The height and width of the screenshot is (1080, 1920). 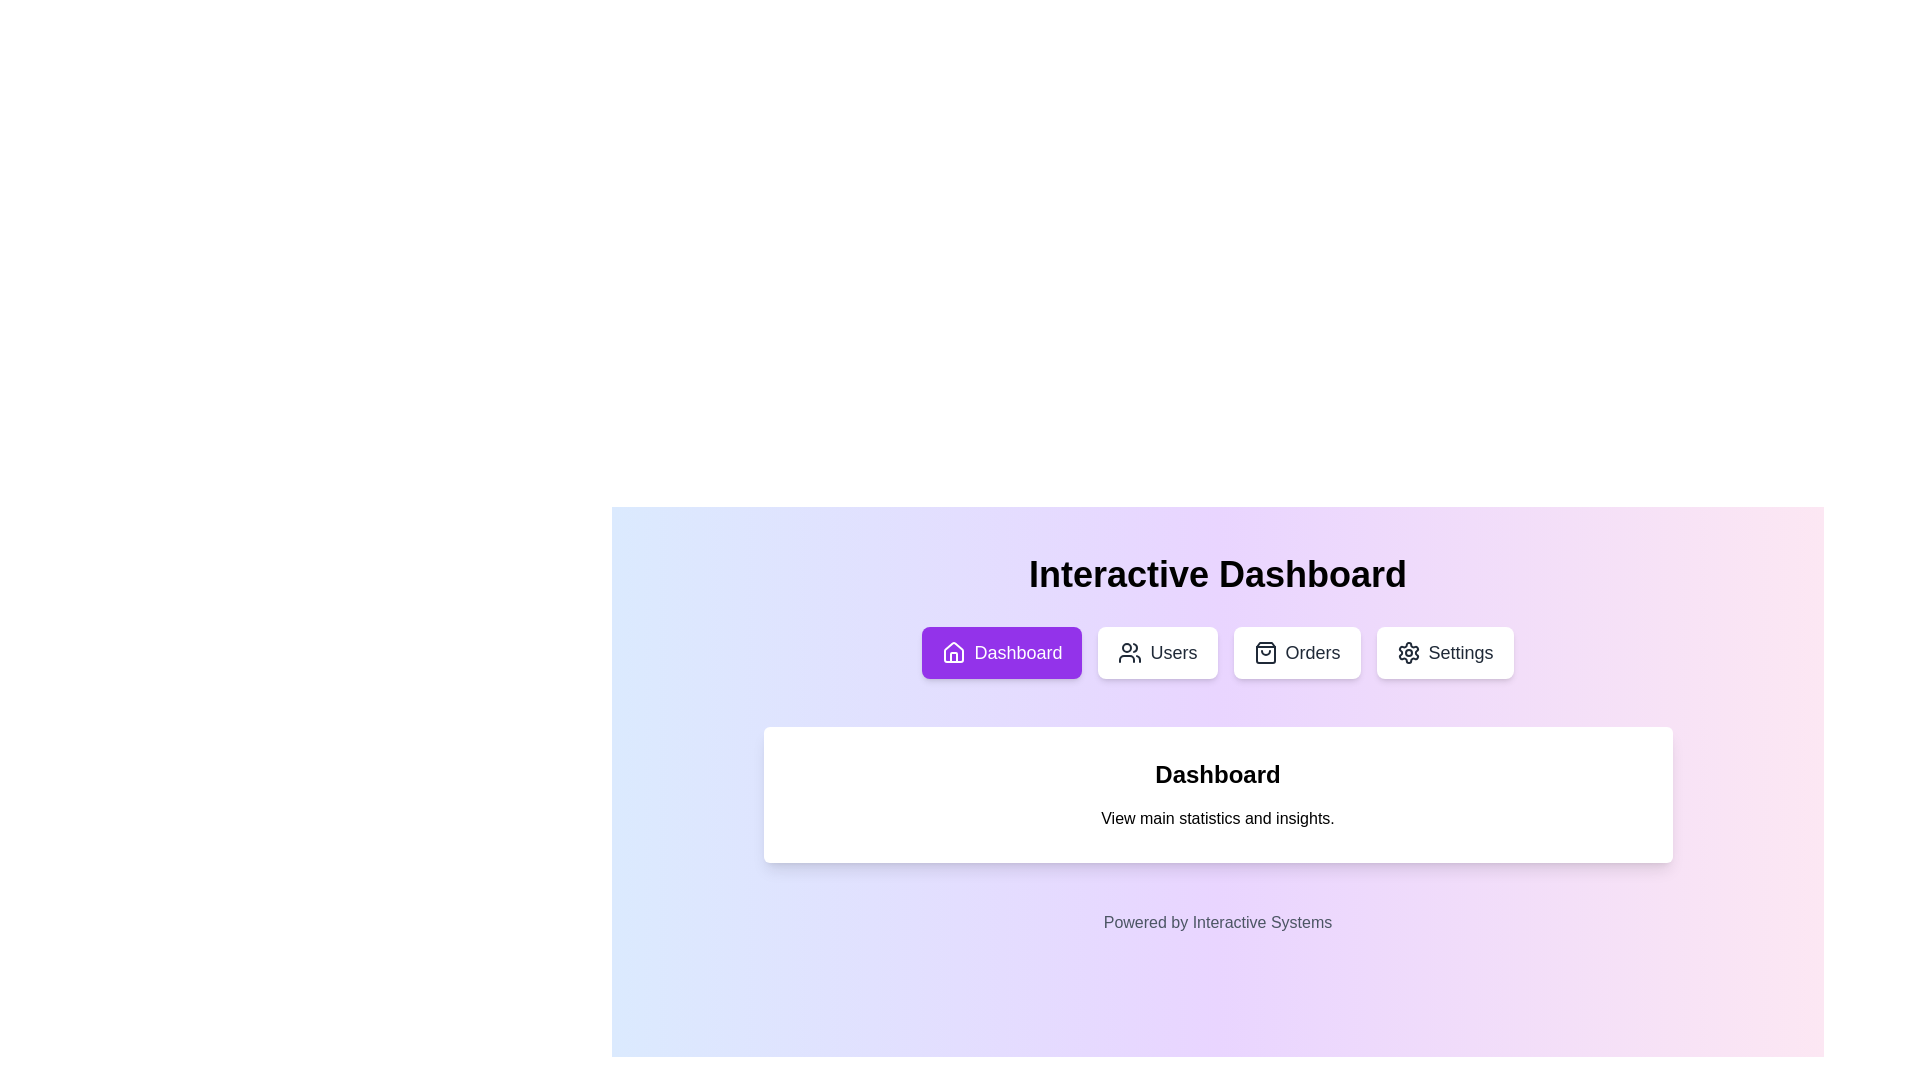 I want to click on the settings icon located to the left of the 'Settings' label in the top center navigation bar, so click(x=1407, y=652).